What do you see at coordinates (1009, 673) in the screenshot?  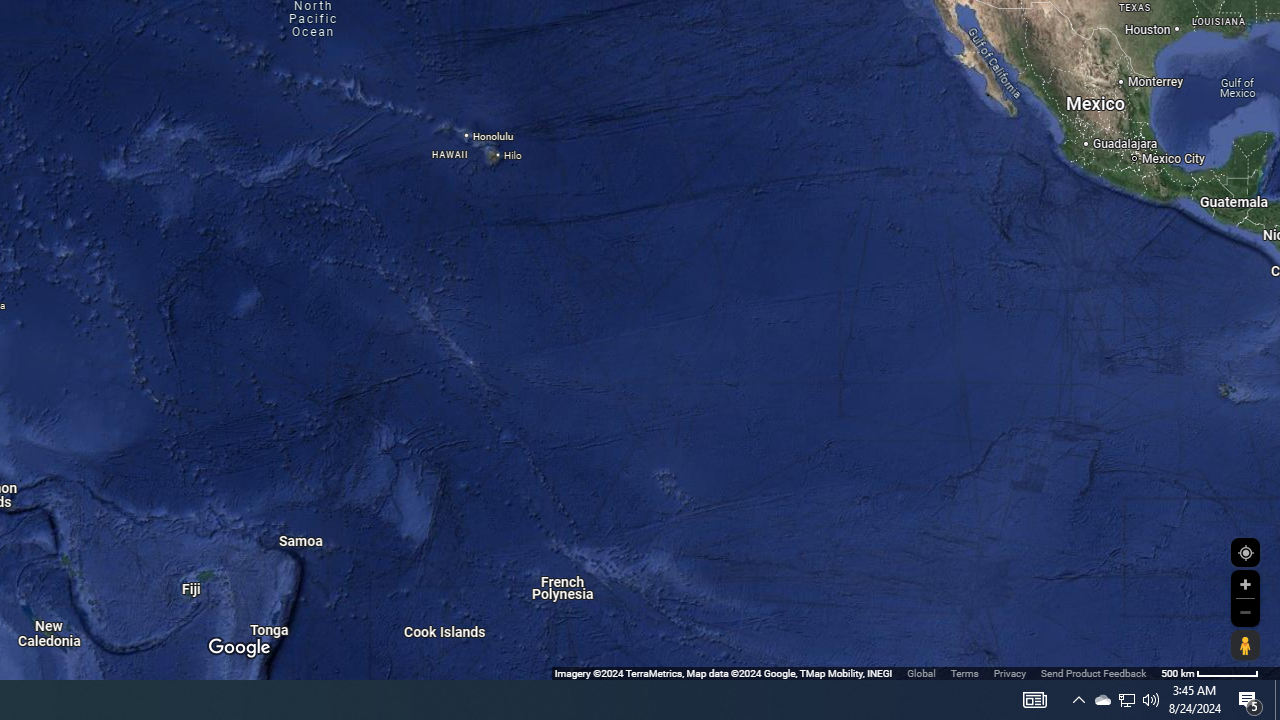 I see `'Privacy'` at bounding box center [1009, 673].